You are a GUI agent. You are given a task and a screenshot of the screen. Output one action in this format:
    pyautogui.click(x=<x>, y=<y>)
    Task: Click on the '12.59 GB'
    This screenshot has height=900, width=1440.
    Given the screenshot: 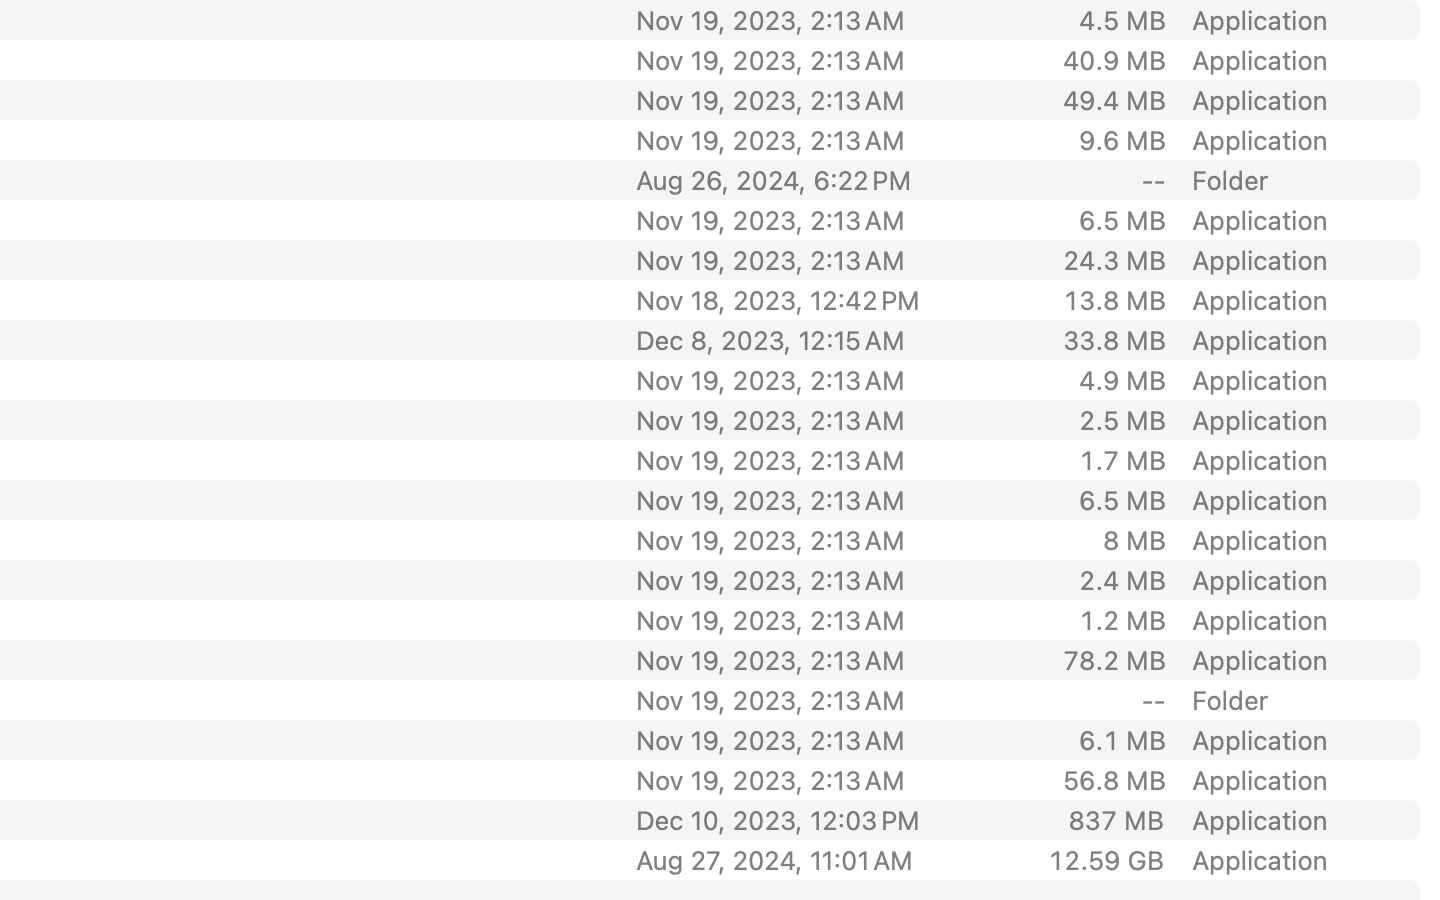 What is the action you would take?
    pyautogui.click(x=1105, y=860)
    